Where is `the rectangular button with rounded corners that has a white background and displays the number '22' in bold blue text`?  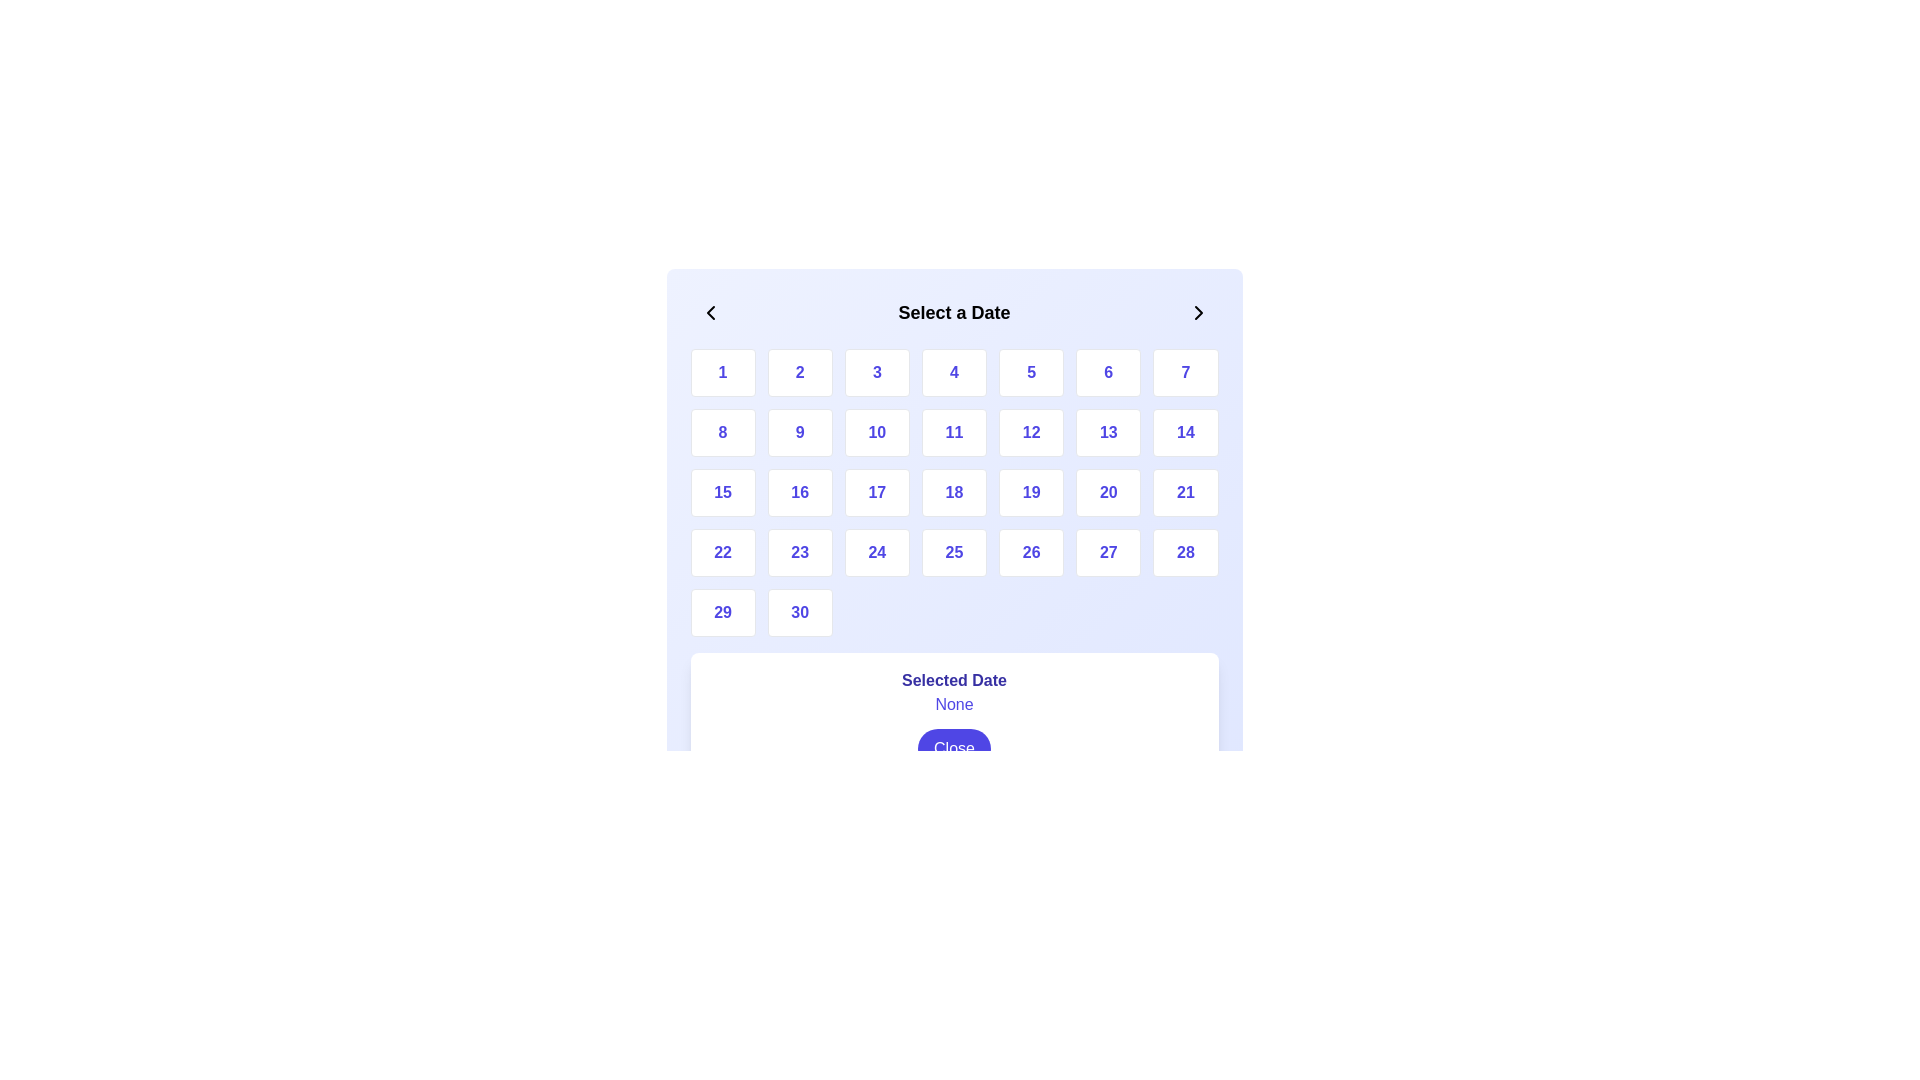
the rectangular button with rounded corners that has a white background and displays the number '22' in bold blue text is located at coordinates (722, 552).